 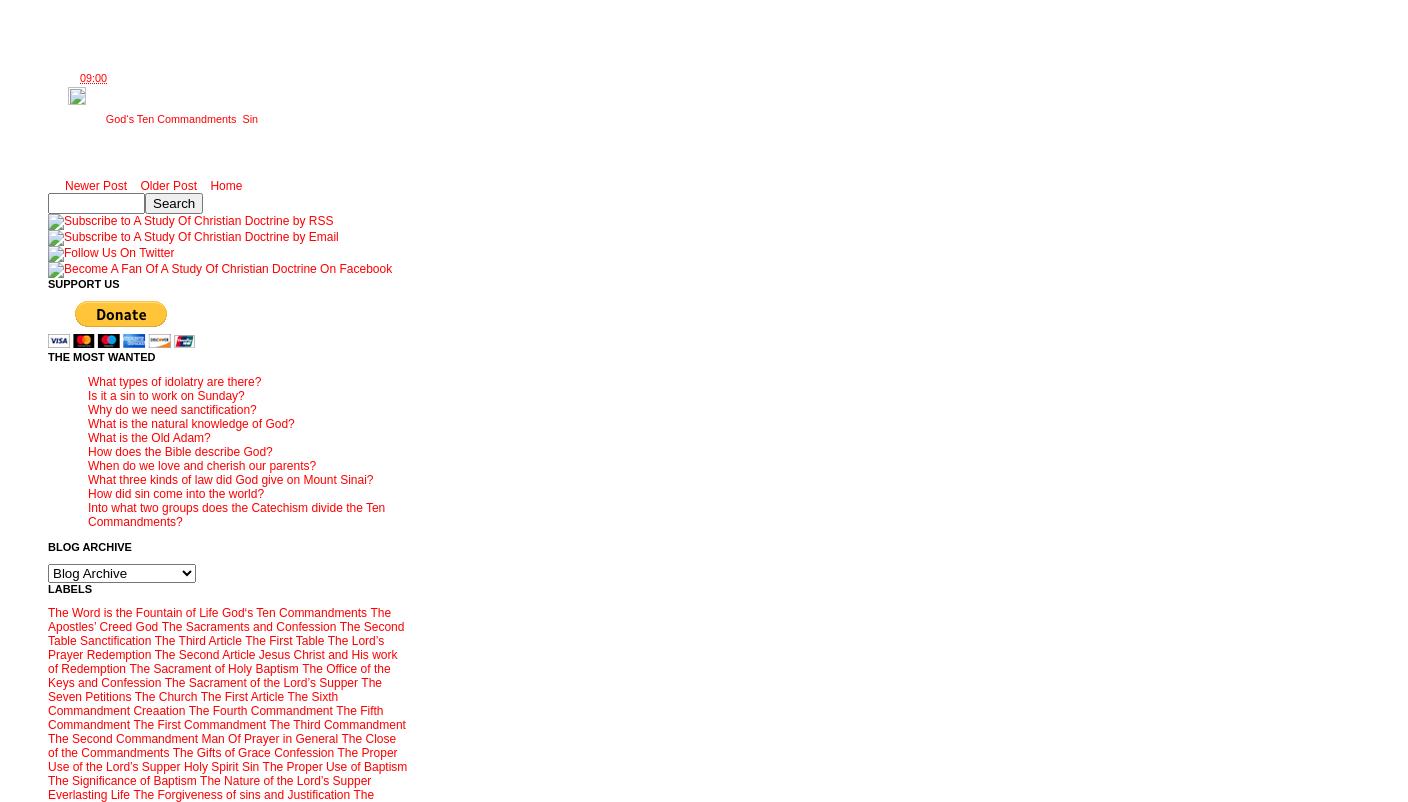 I want to click on 'The Fifth Commandment', so click(x=214, y=717).